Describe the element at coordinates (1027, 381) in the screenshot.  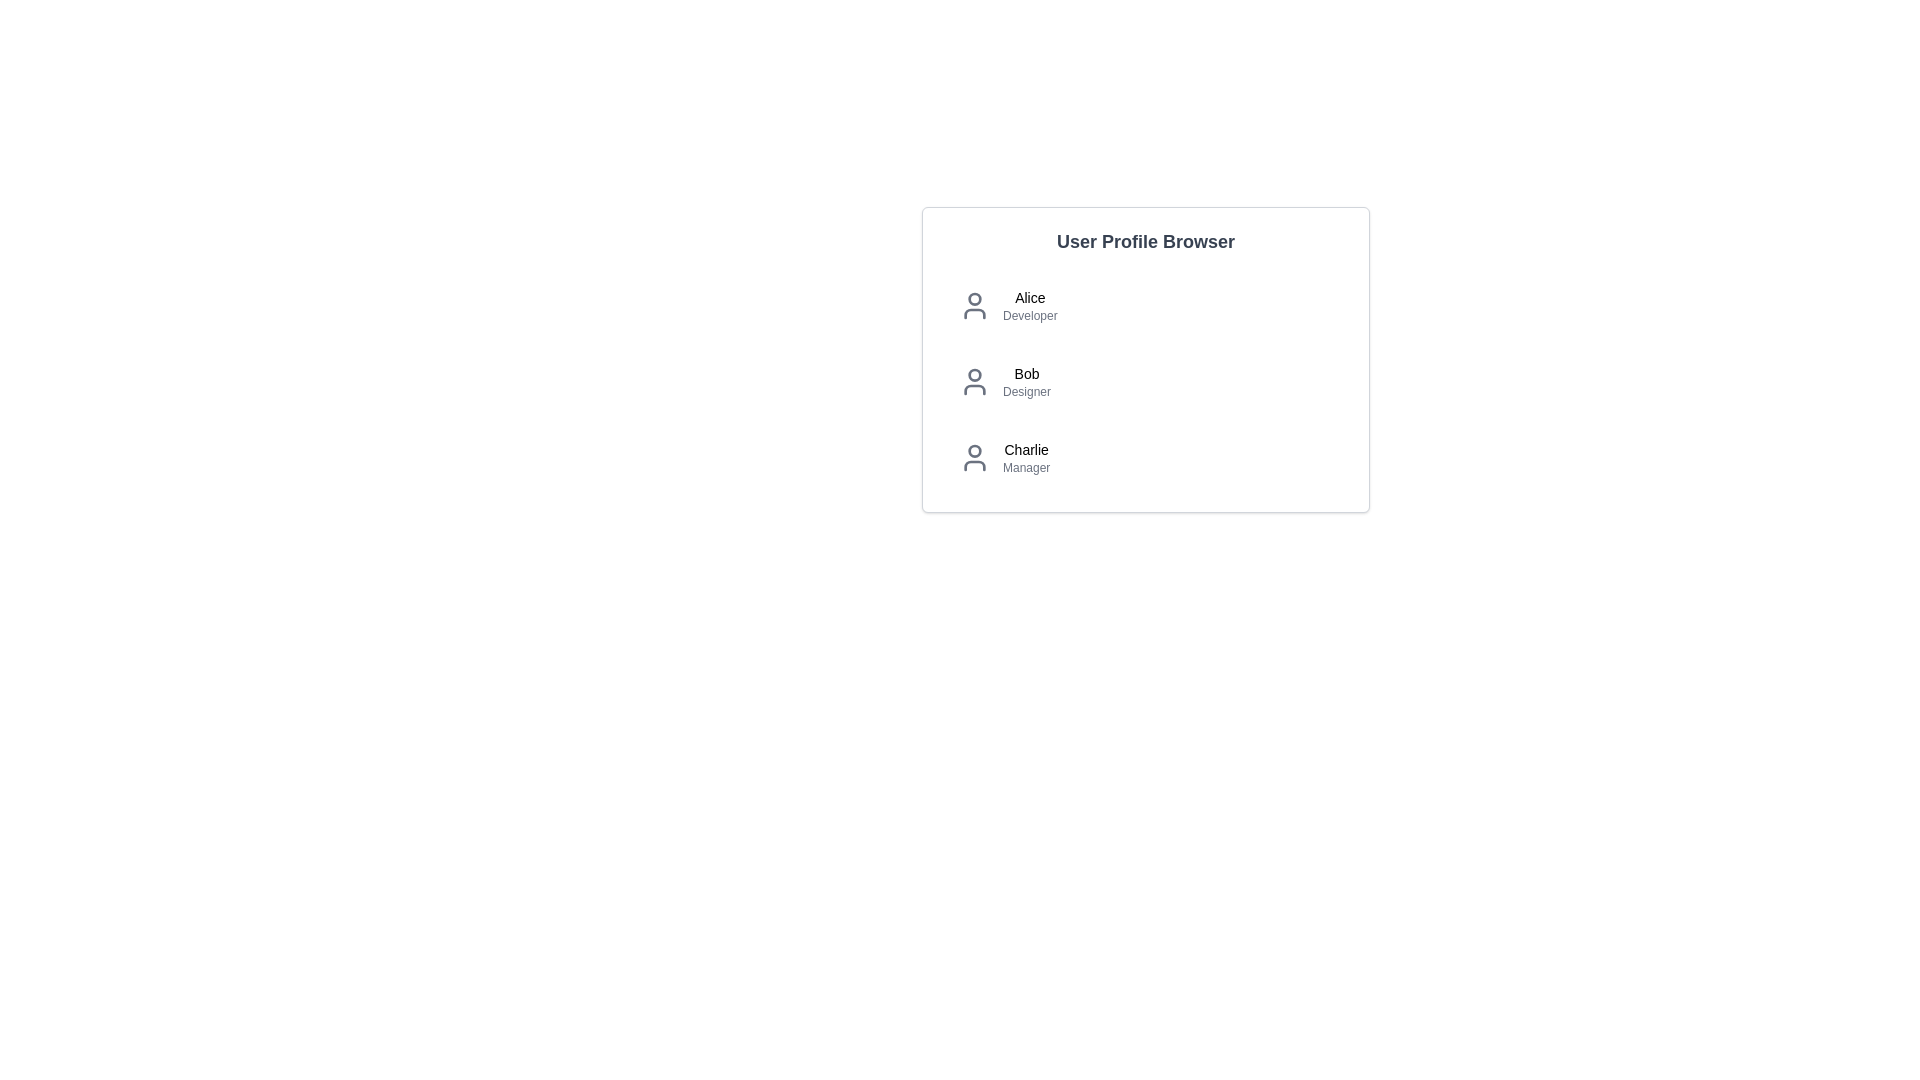
I see `displayed name 'Bob' and role 'Designer' from the text display component, which is the second in a vertical list of similar components` at that location.